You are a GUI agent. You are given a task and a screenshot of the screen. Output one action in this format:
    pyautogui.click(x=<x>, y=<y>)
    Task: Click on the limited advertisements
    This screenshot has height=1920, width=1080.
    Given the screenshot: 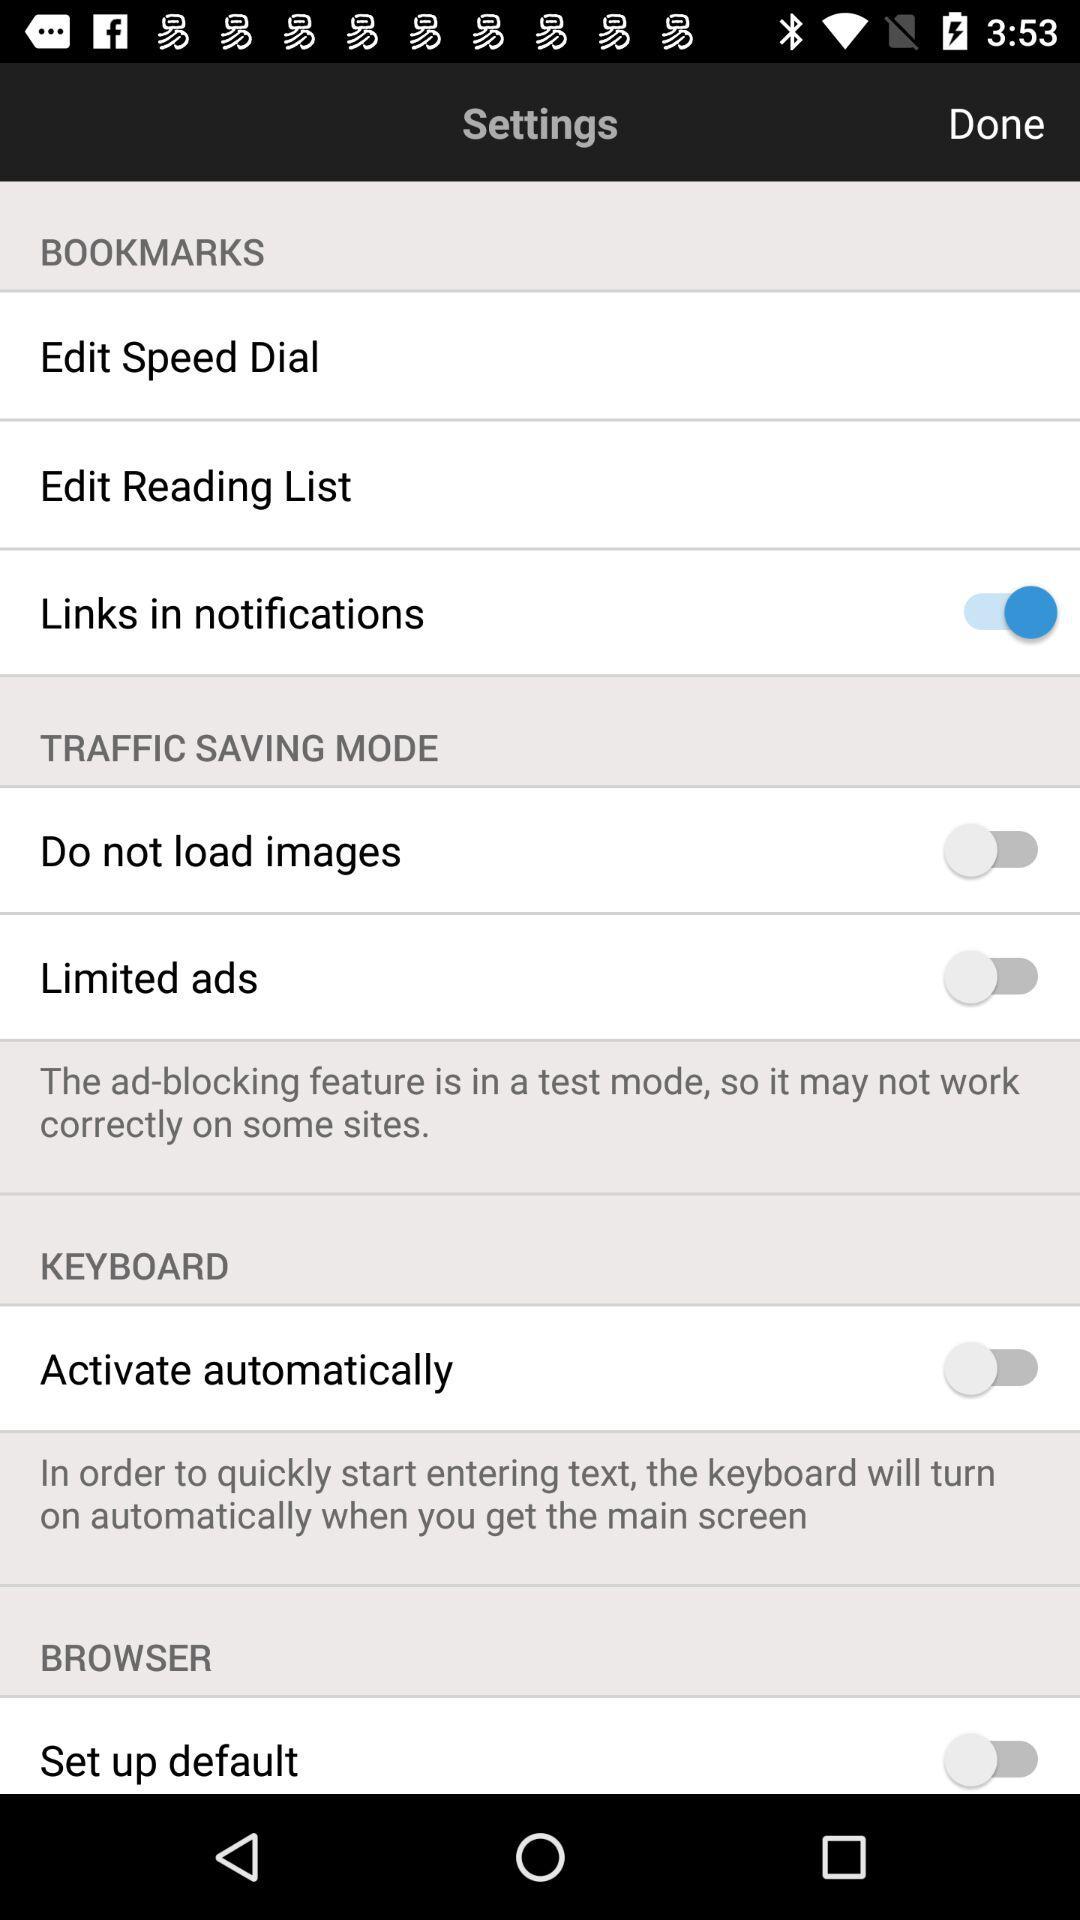 What is the action you would take?
    pyautogui.click(x=1000, y=976)
    